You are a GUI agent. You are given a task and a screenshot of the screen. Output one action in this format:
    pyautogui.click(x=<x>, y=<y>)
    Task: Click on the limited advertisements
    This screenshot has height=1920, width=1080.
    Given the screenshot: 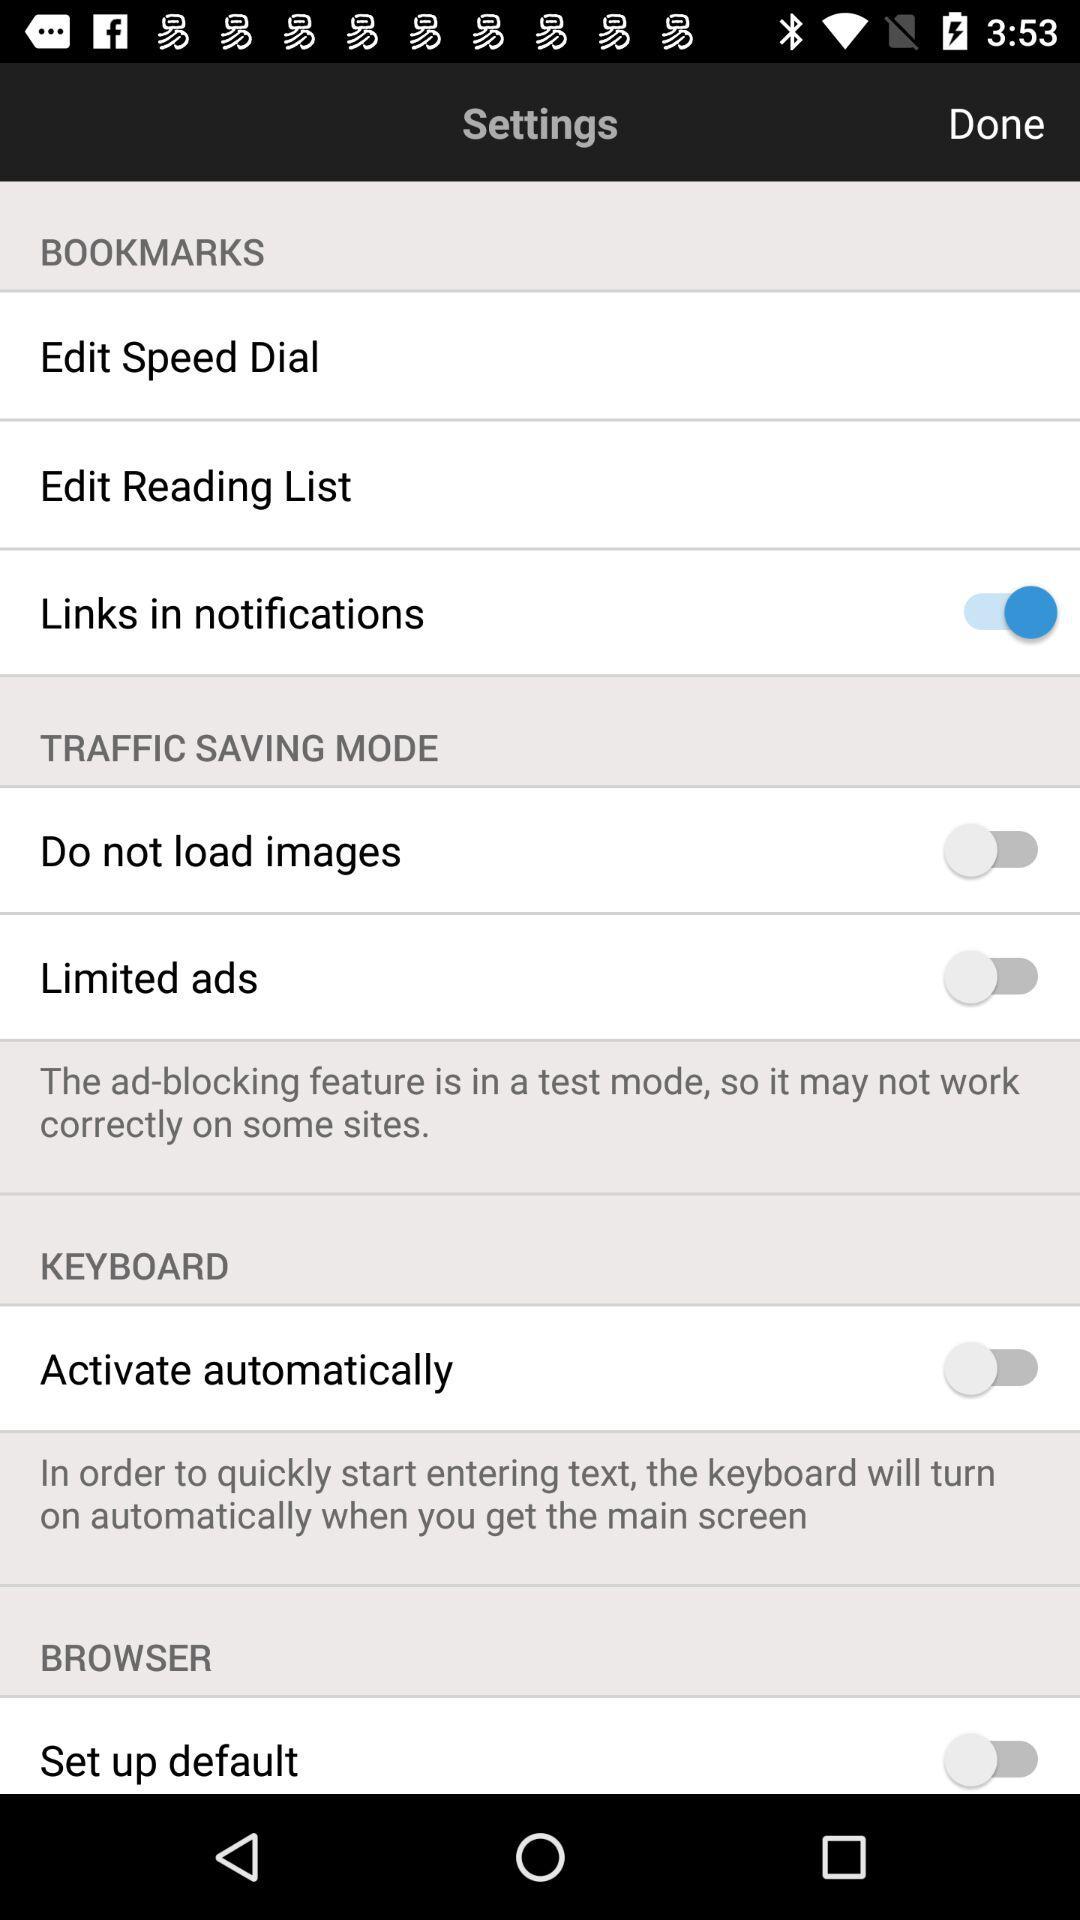 What is the action you would take?
    pyautogui.click(x=1000, y=976)
    